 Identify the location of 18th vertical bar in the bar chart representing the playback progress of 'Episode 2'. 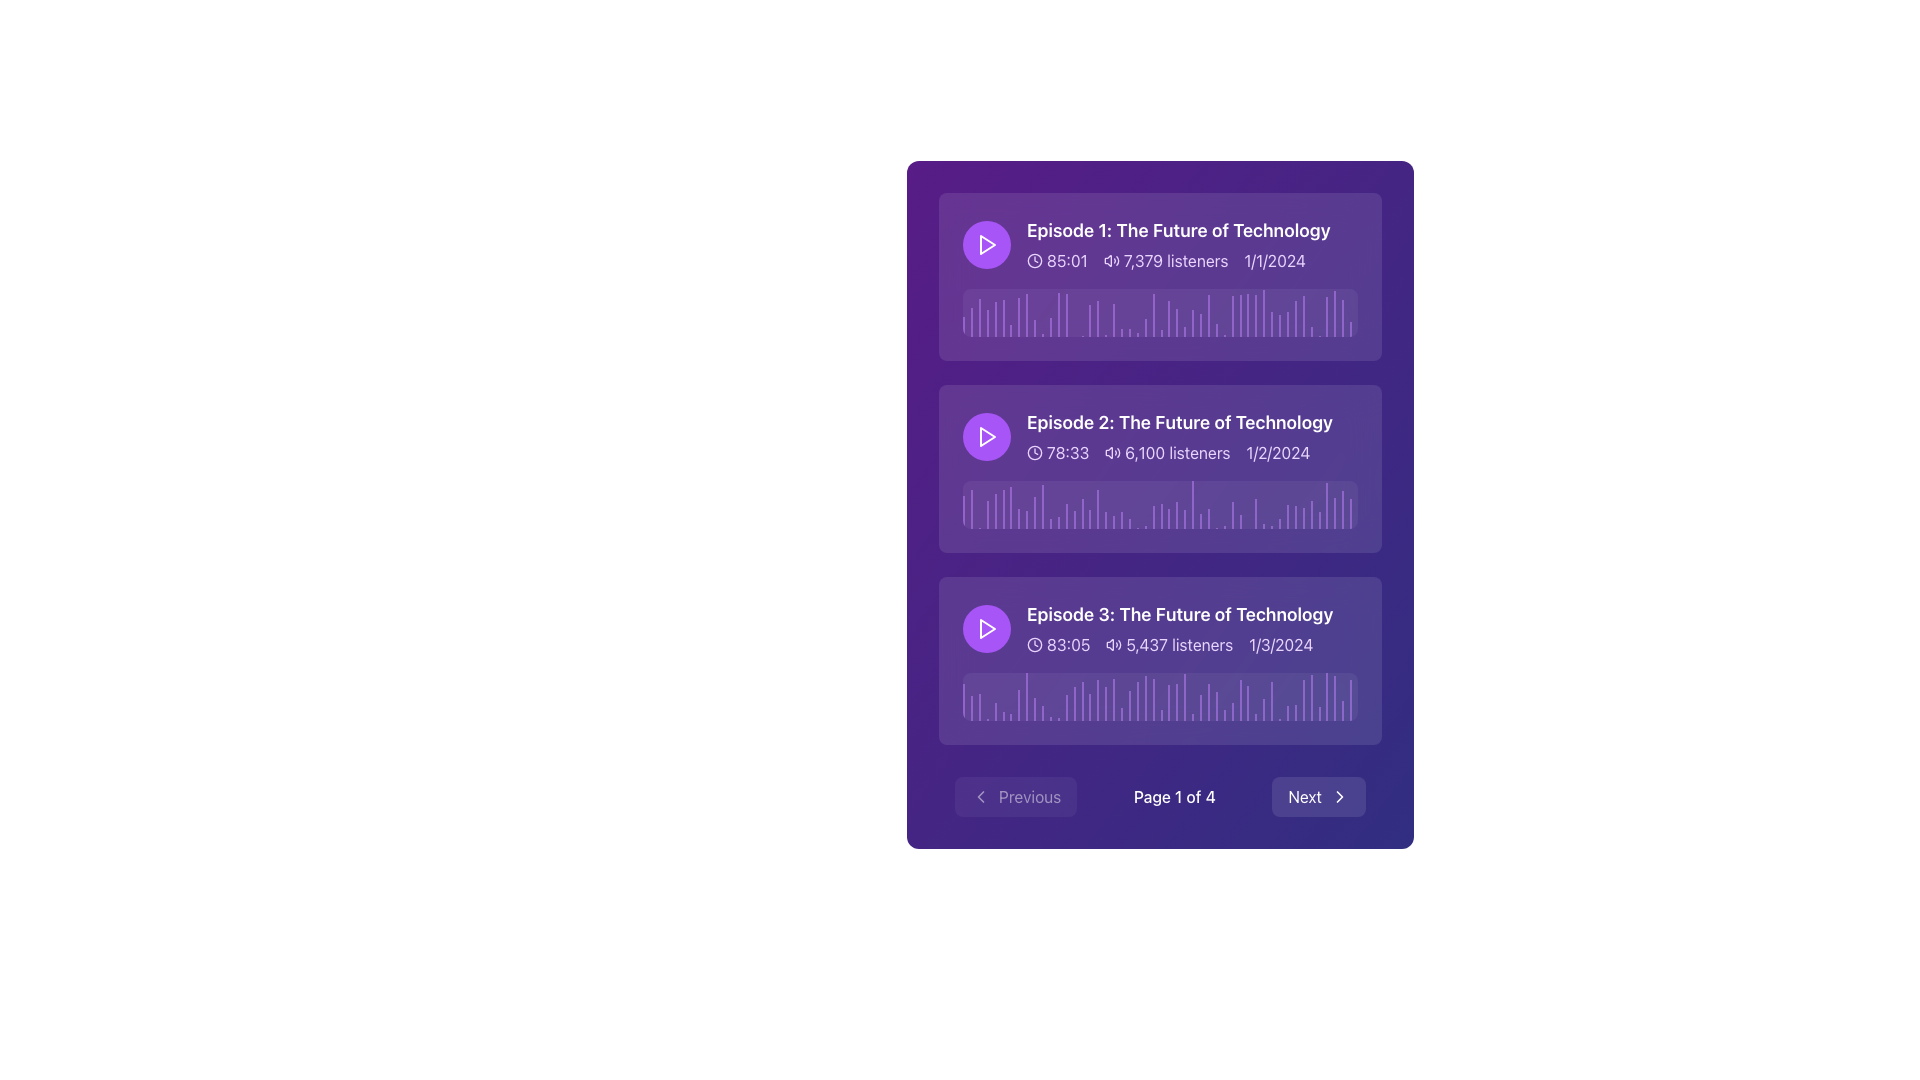
(1097, 508).